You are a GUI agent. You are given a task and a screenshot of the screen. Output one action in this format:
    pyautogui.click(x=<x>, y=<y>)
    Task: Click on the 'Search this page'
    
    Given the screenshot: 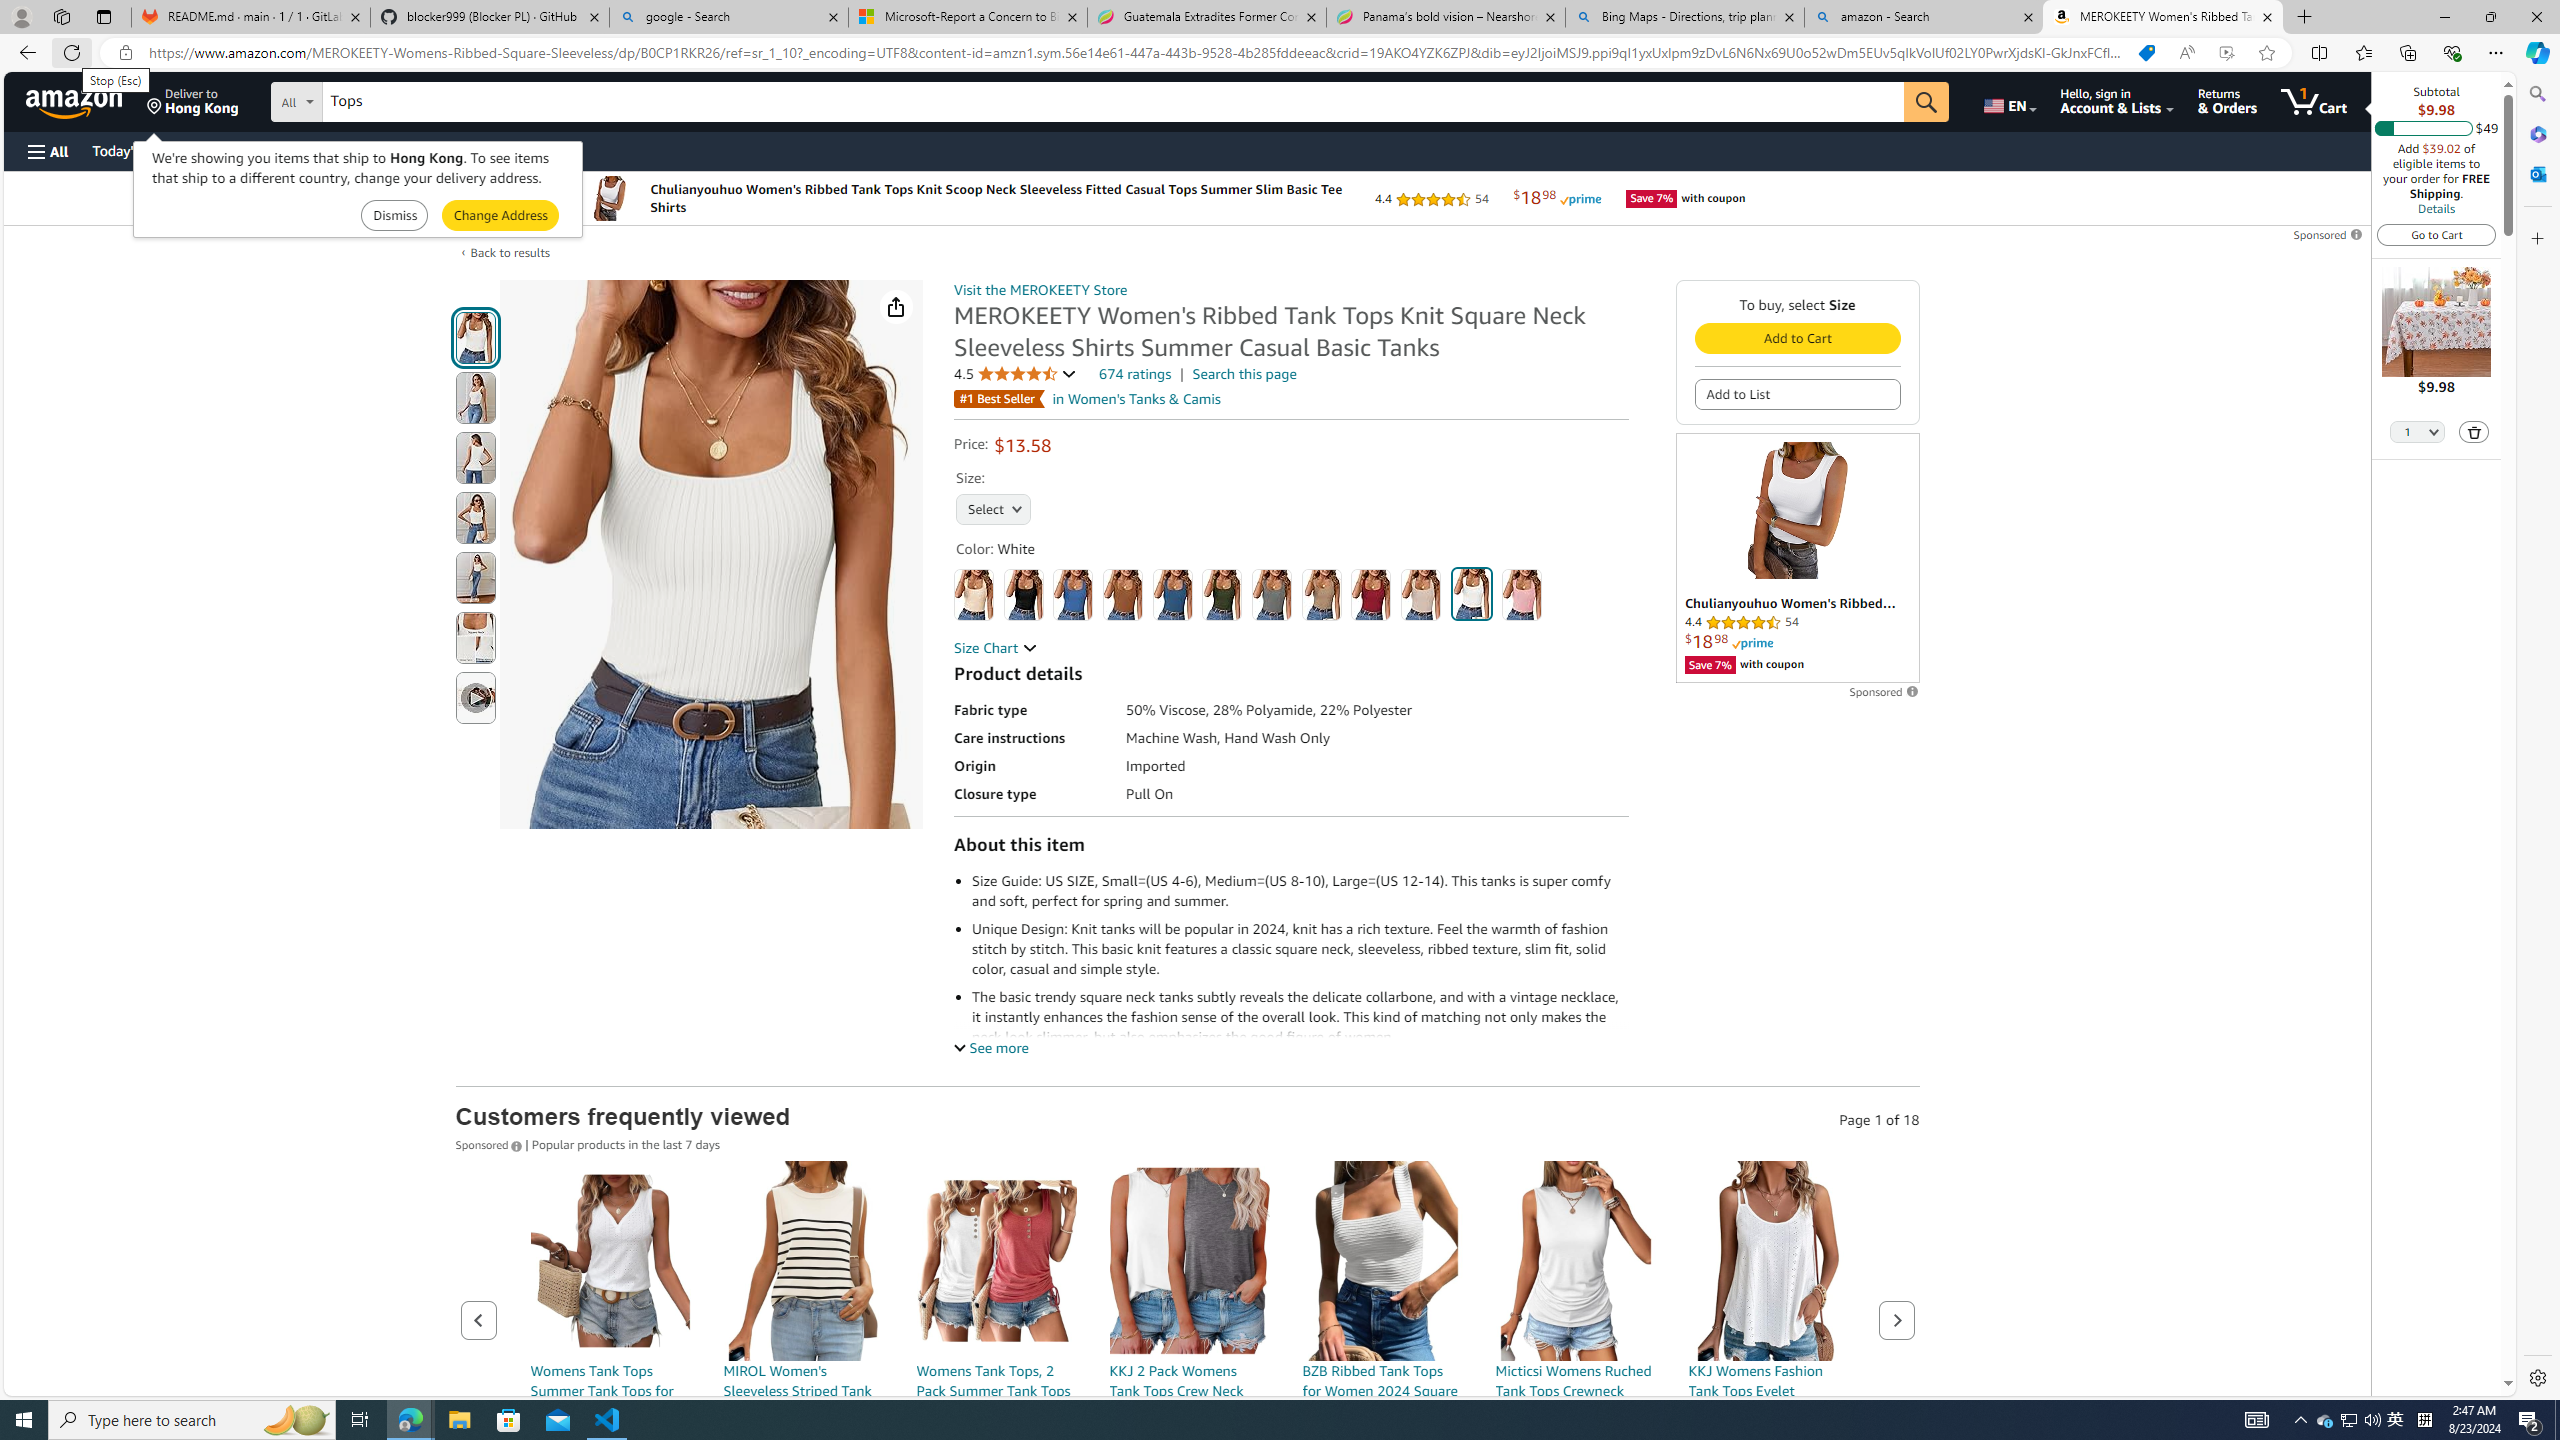 What is the action you would take?
    pyautogui.click(x=1244, y=374)
    